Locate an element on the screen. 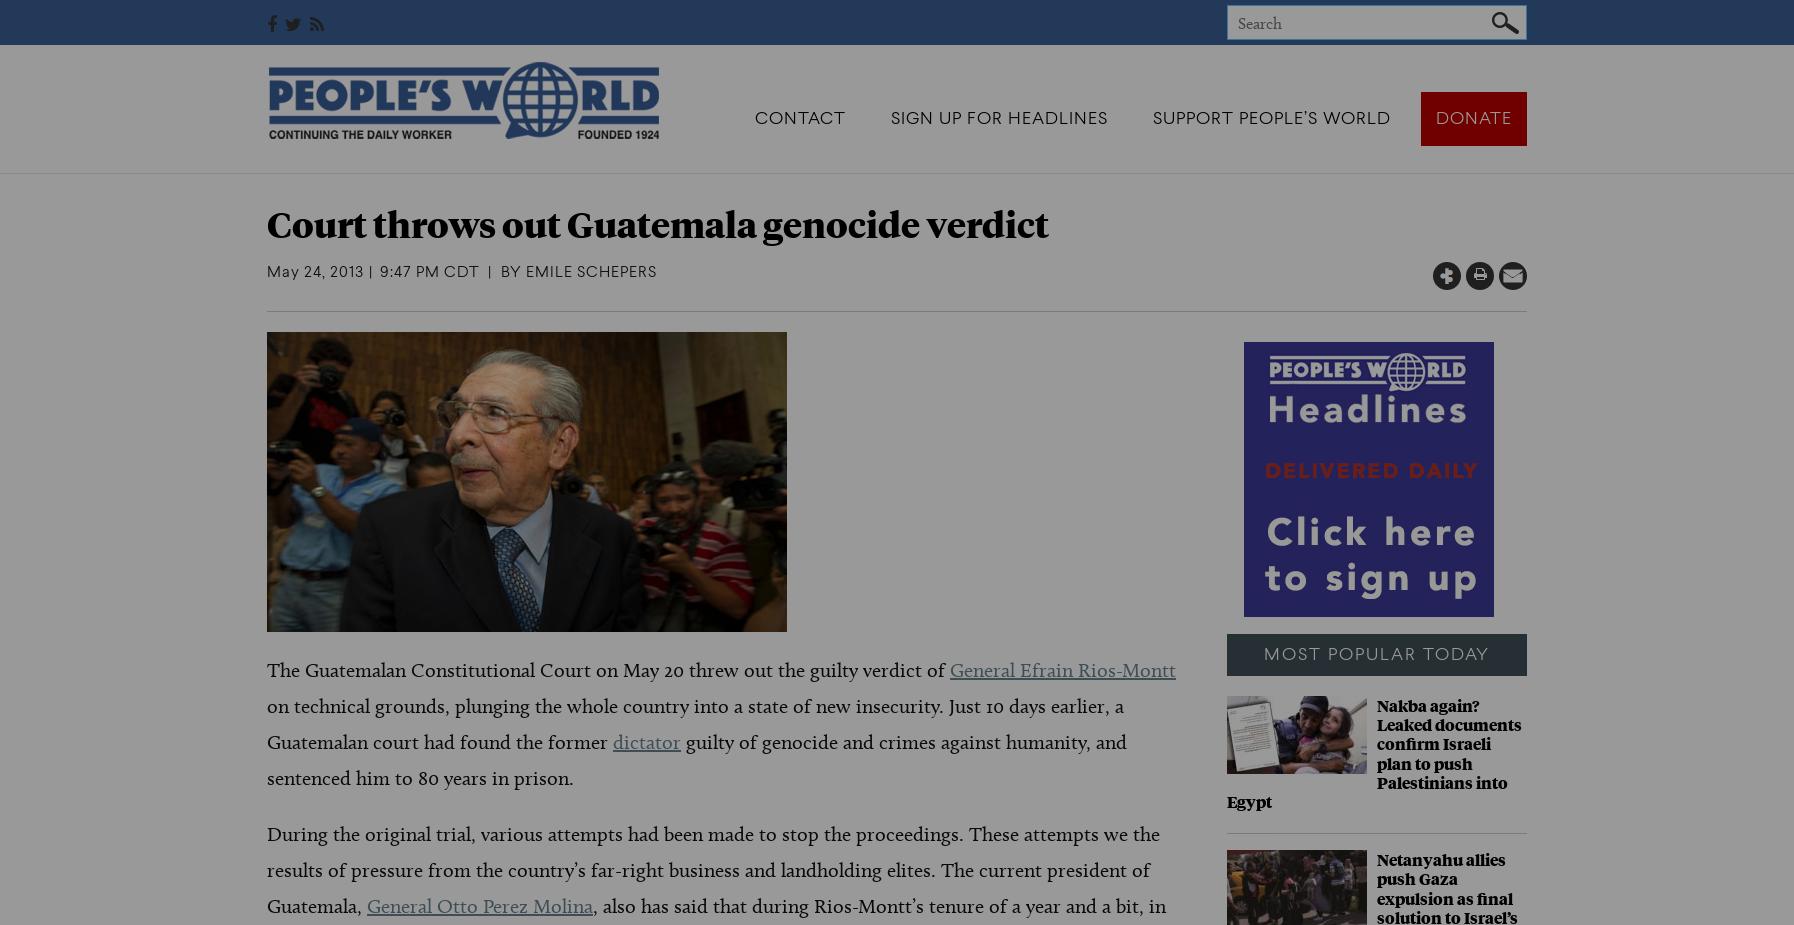  'on technical grounds, plunging the whole country into a state of new insecurity. Just 10 days earlier, a Guatemalan court had found the former' is located at coordinates (265, 723).